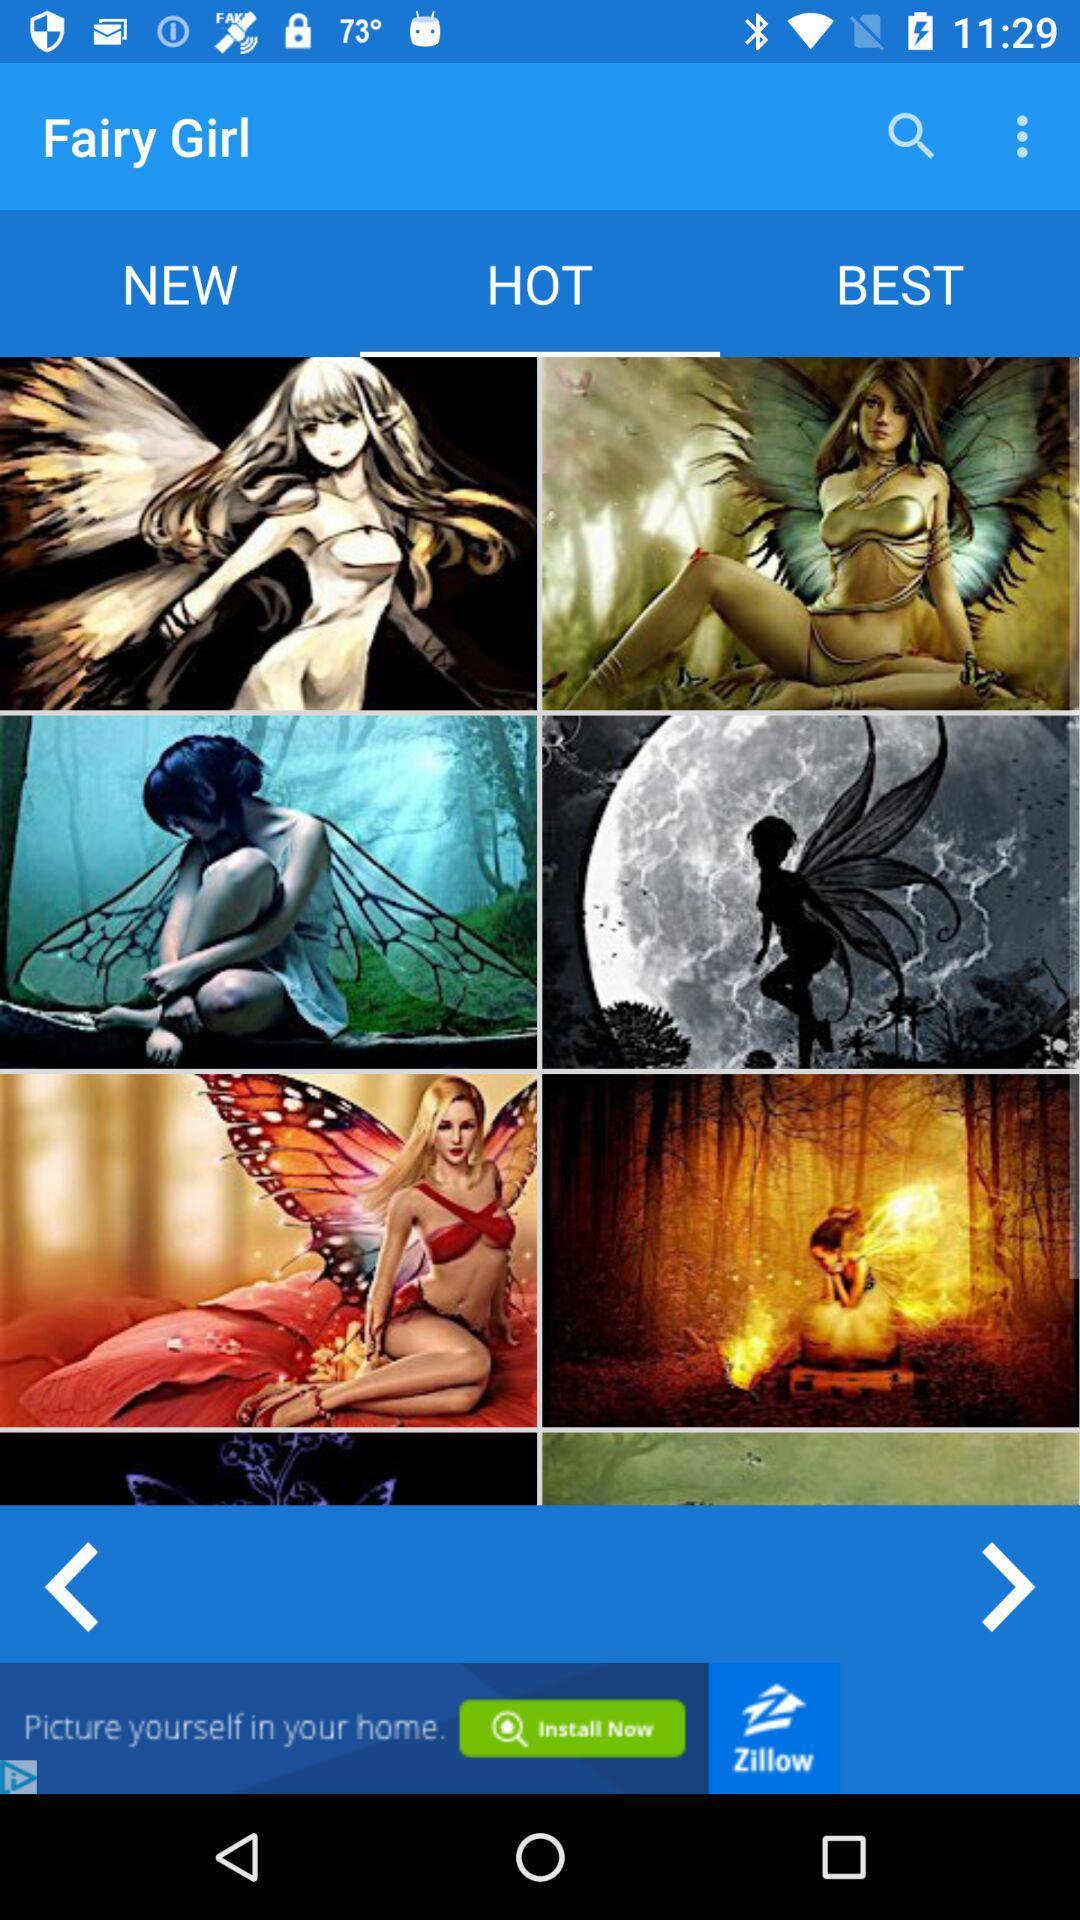 The image size is (1080, 1920). I want to click on google advertisement, so click(419, 1727).